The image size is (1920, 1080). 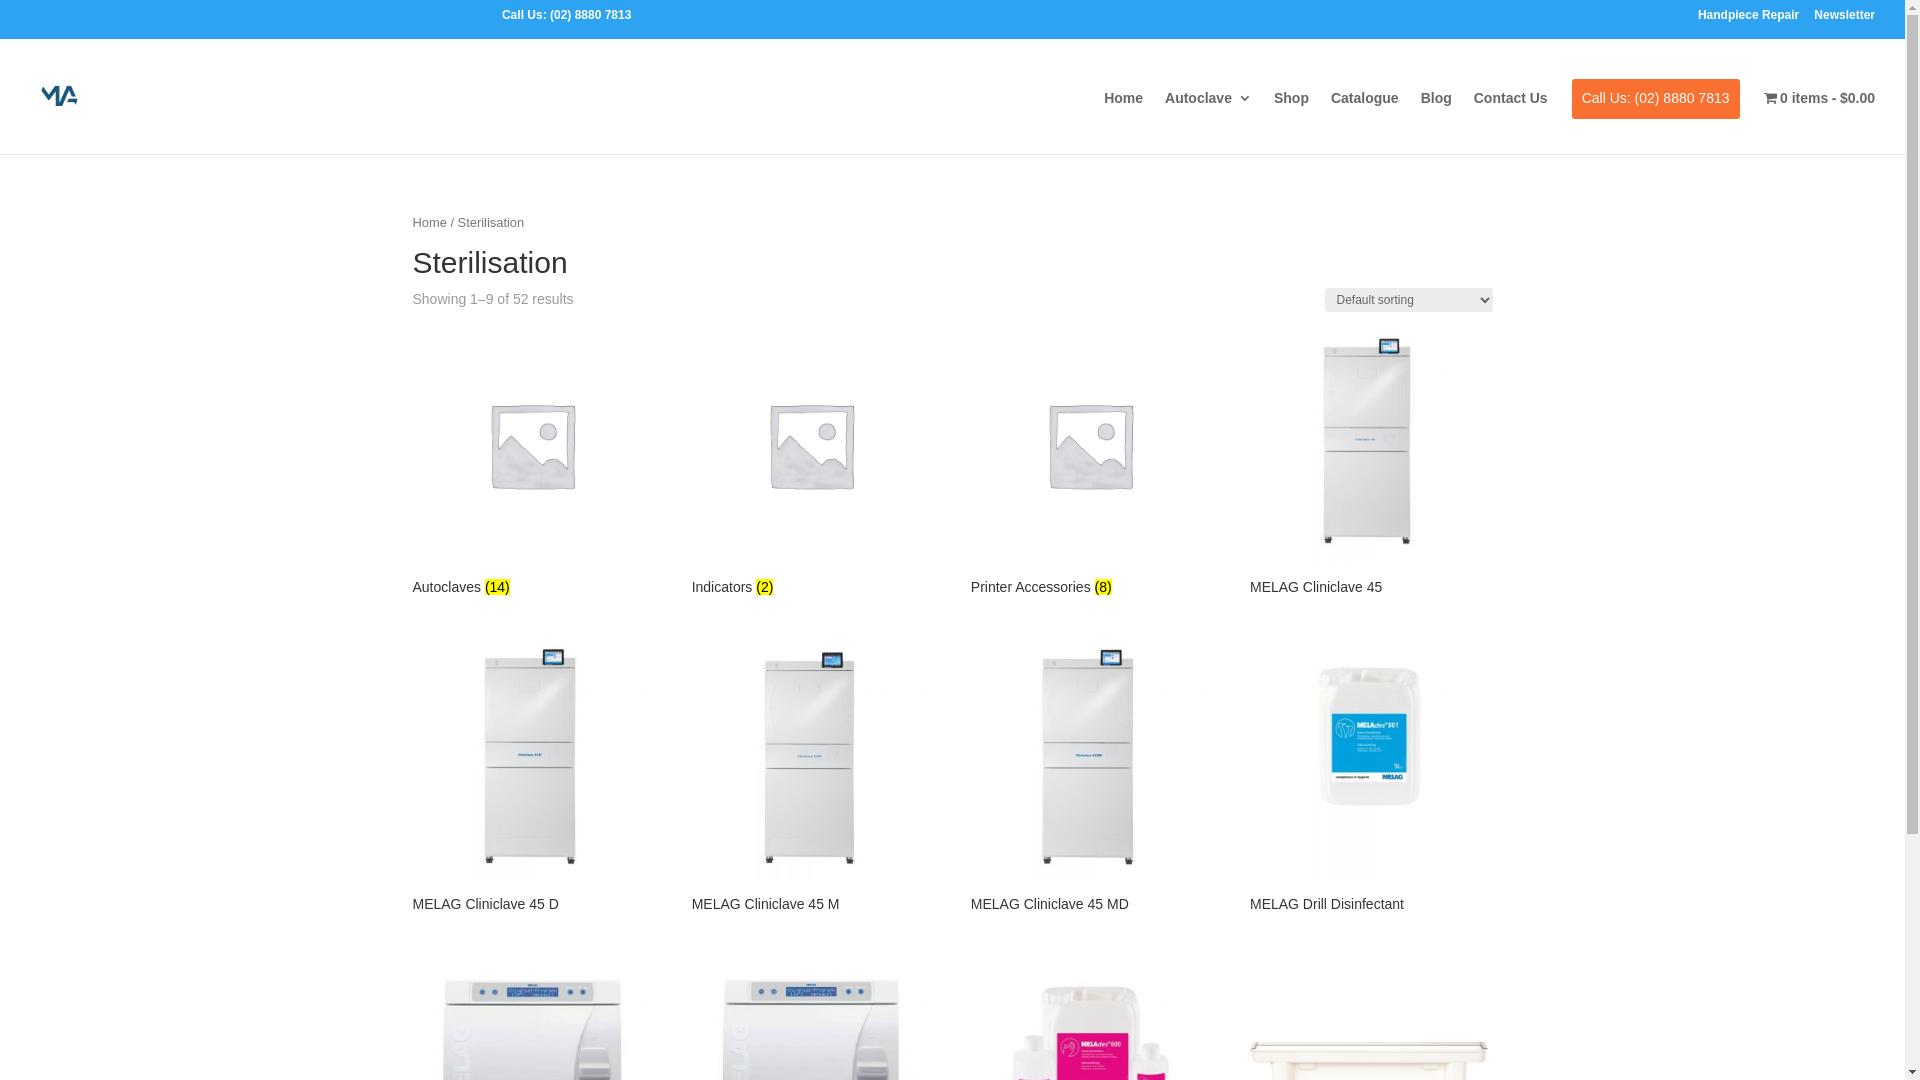 What do you see at coordinates (1656, 112) in the screenshot?
I see `'Call Us: (02) 8880 7813'` at bounding box center [1656, 112].